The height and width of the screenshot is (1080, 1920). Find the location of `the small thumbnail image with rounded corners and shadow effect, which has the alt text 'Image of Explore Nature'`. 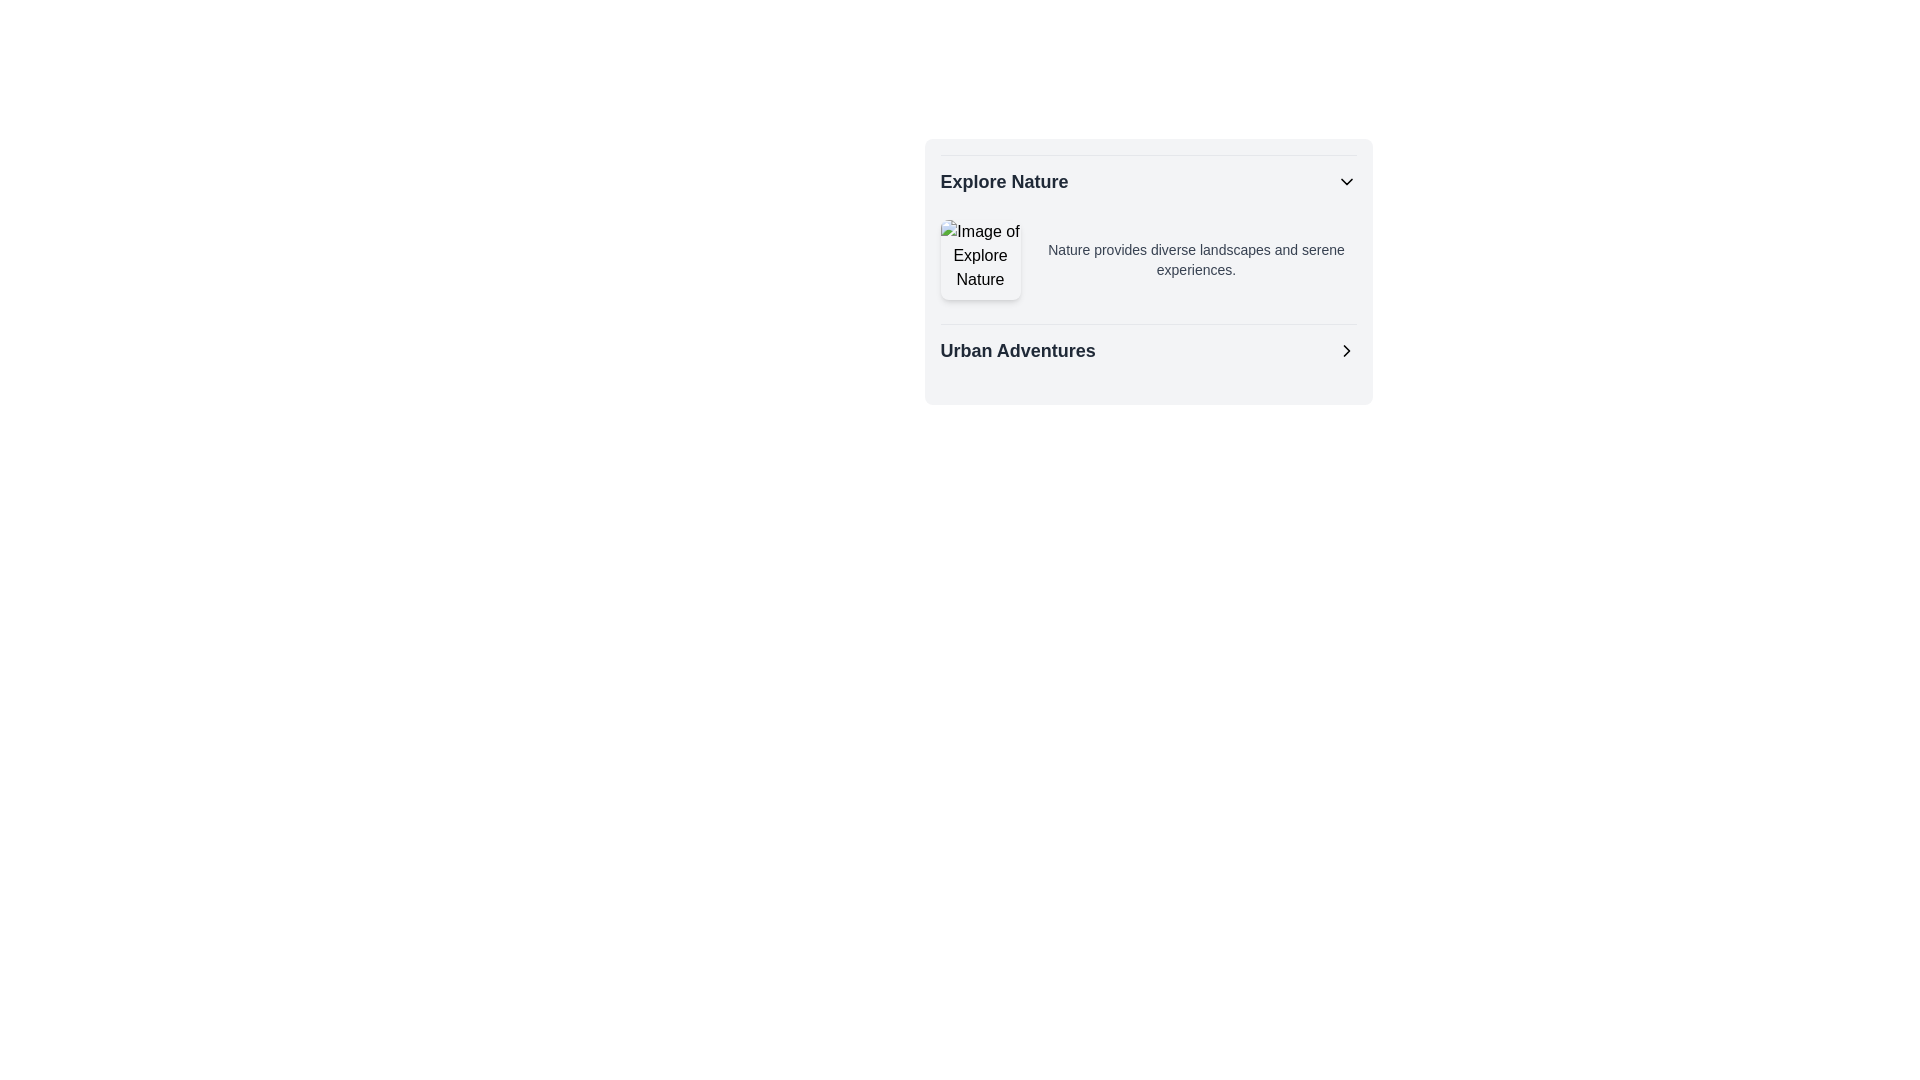

the small thumbnail image with rounded corners and shadow effect, which has the alt text 'Image of Explore Nature' is located at coordinates (980, 258).